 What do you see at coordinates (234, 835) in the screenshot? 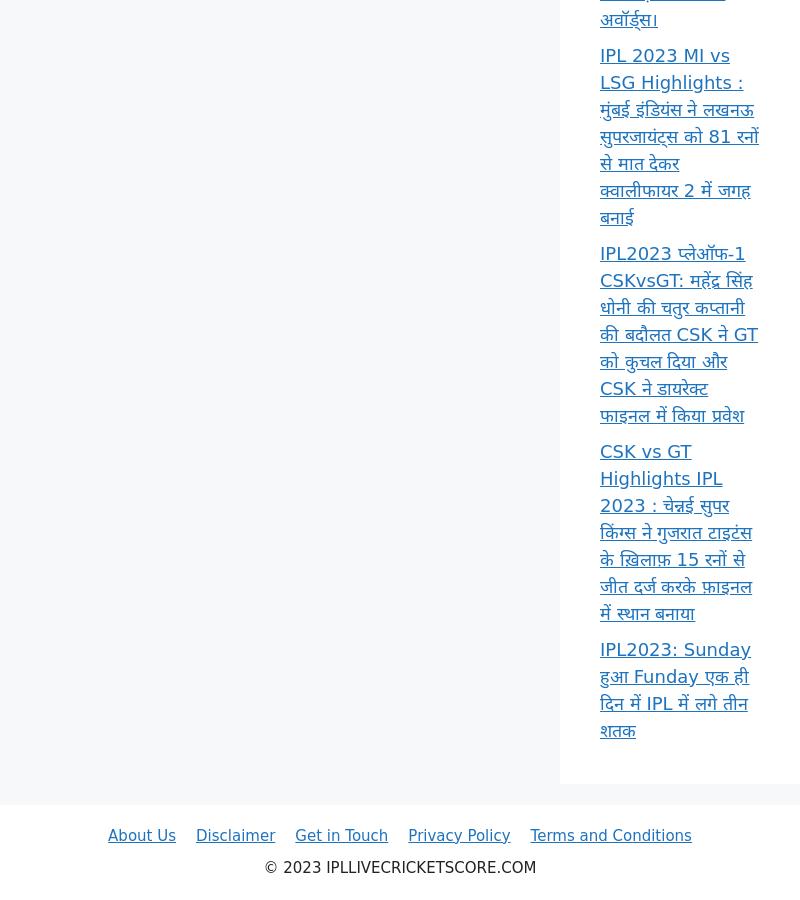
I see `'Disclaimer'` at bounding box center [234, 835].